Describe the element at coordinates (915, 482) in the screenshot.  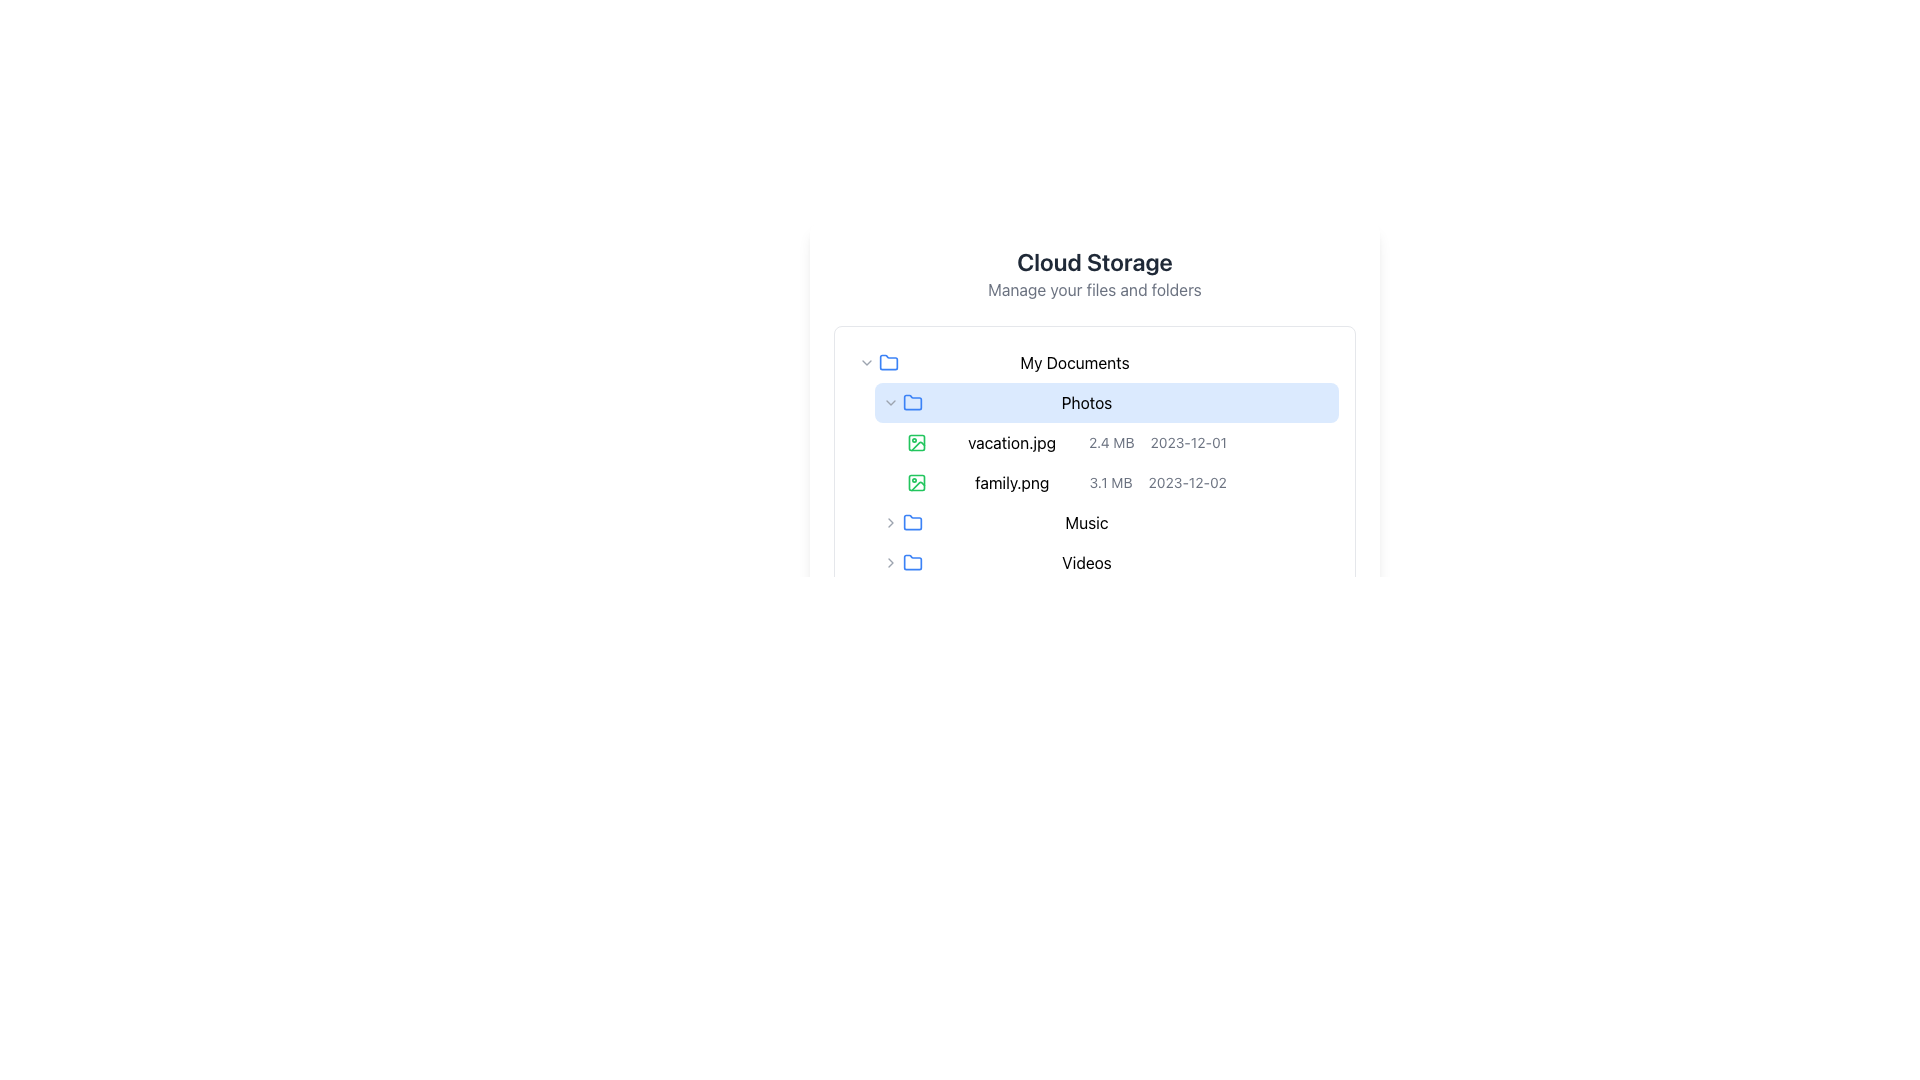
I see `the icon representing the file type or status for 'vacation.jpg' located to the left of the filename text` at that location.